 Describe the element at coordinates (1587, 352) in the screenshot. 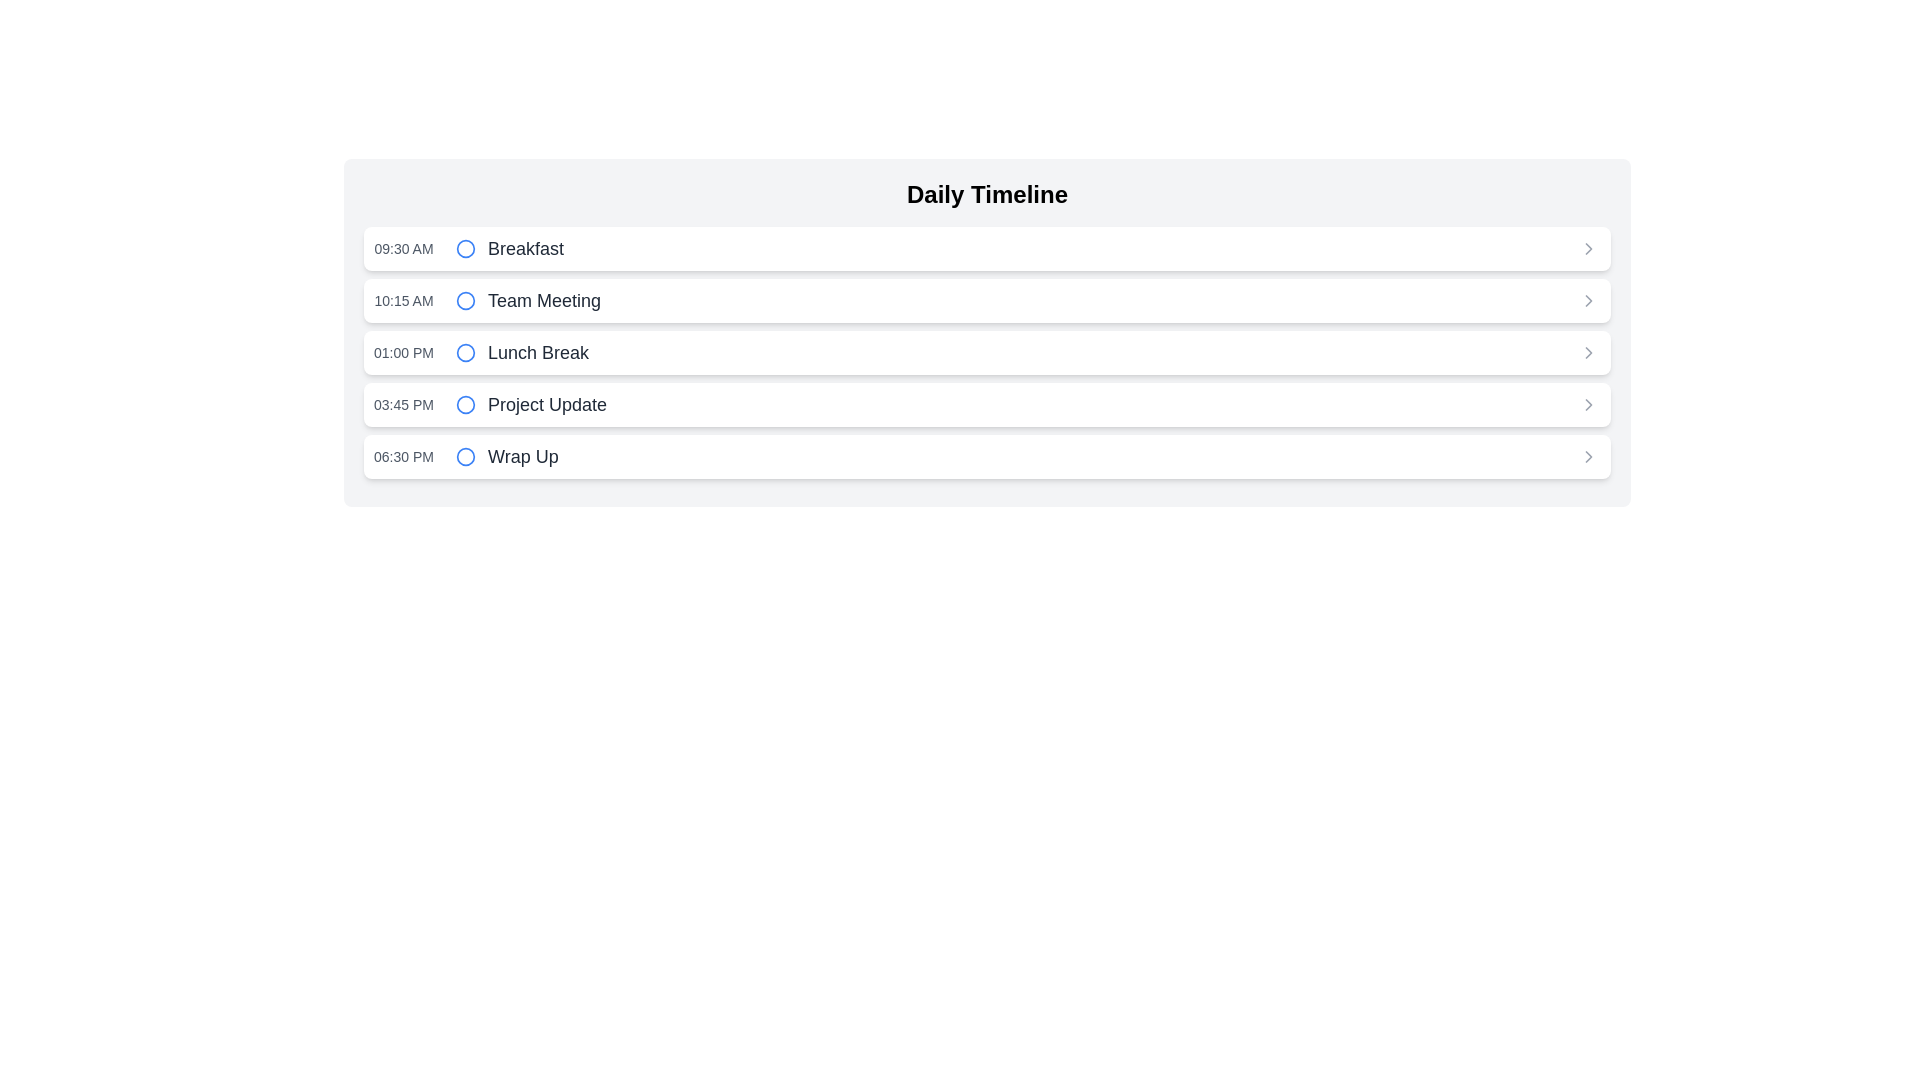

I see `the small gray chevron-right icon located at the far right of the 'Lunch Break' timeline entry to change its color` at that location.